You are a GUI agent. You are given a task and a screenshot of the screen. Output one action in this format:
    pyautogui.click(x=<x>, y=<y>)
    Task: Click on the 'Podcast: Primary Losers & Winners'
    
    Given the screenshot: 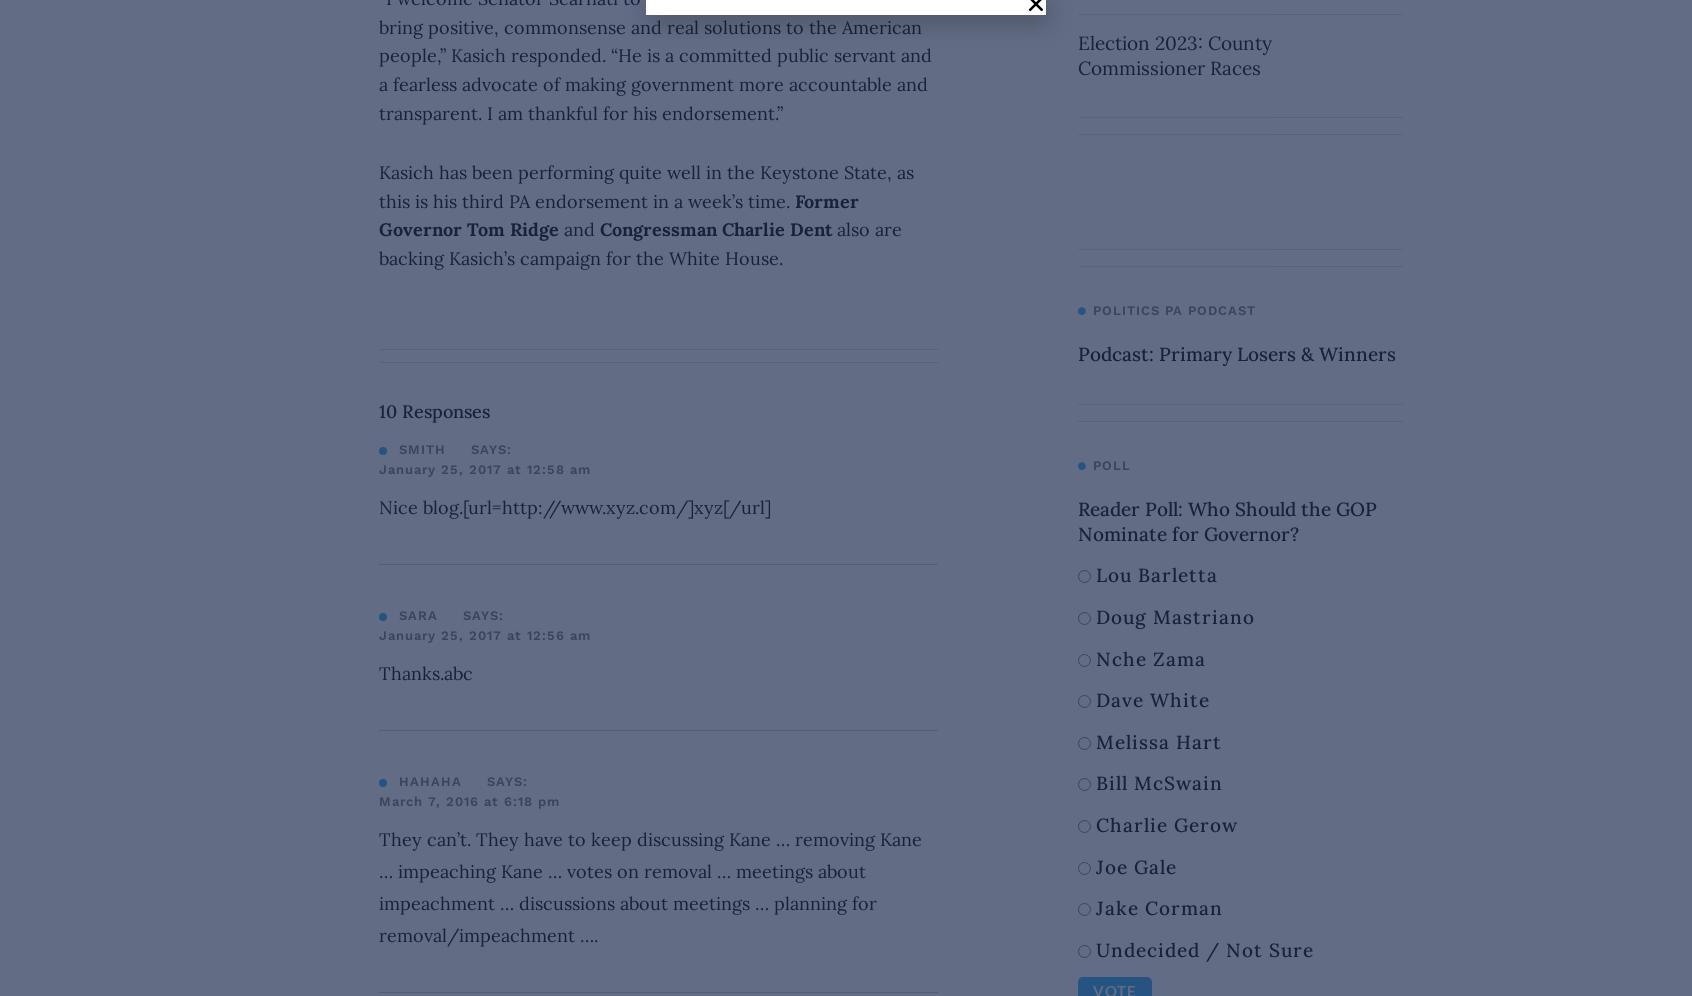 What is the action you would take?
    pyautogui.click(x=1236, y=353)
    